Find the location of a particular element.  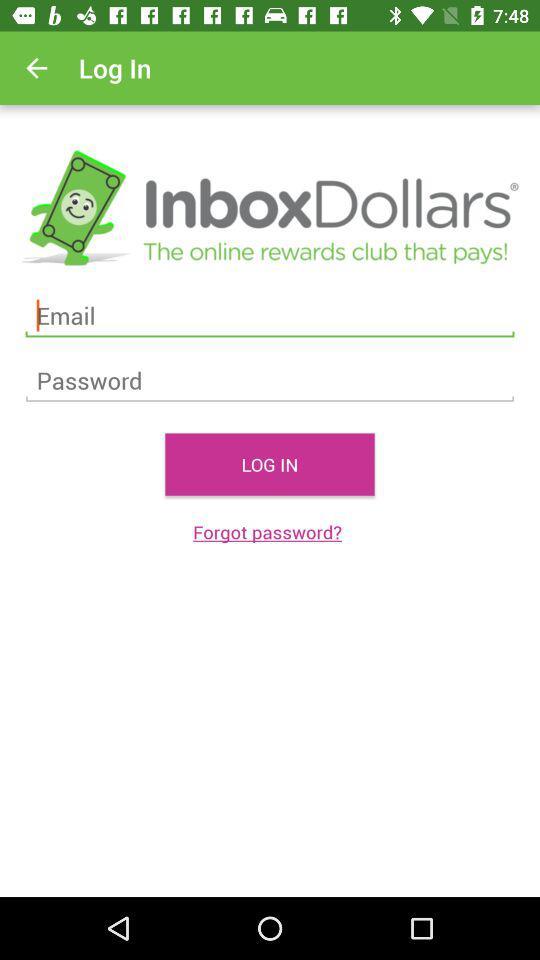

password is located at coordinates (270, 380).